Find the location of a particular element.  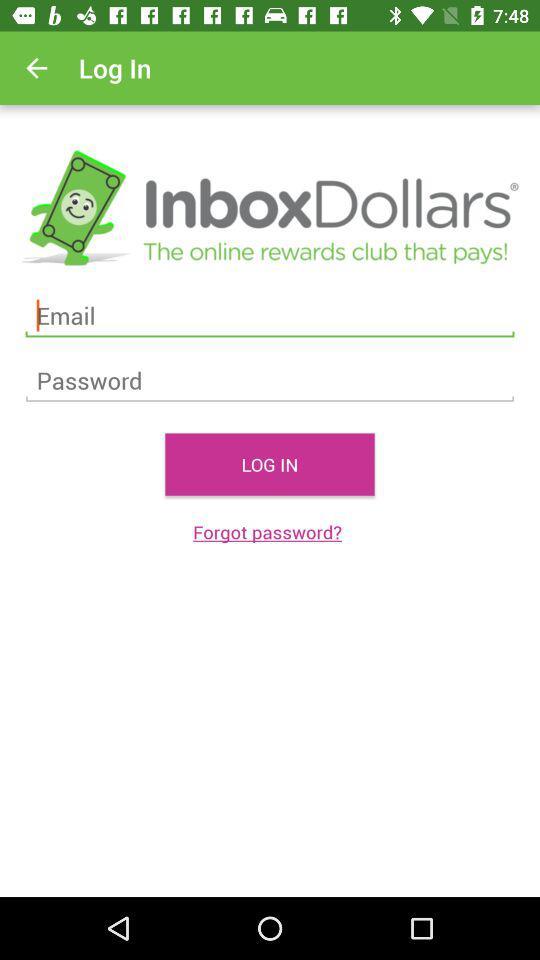

password is located at coordinates (270, 380).